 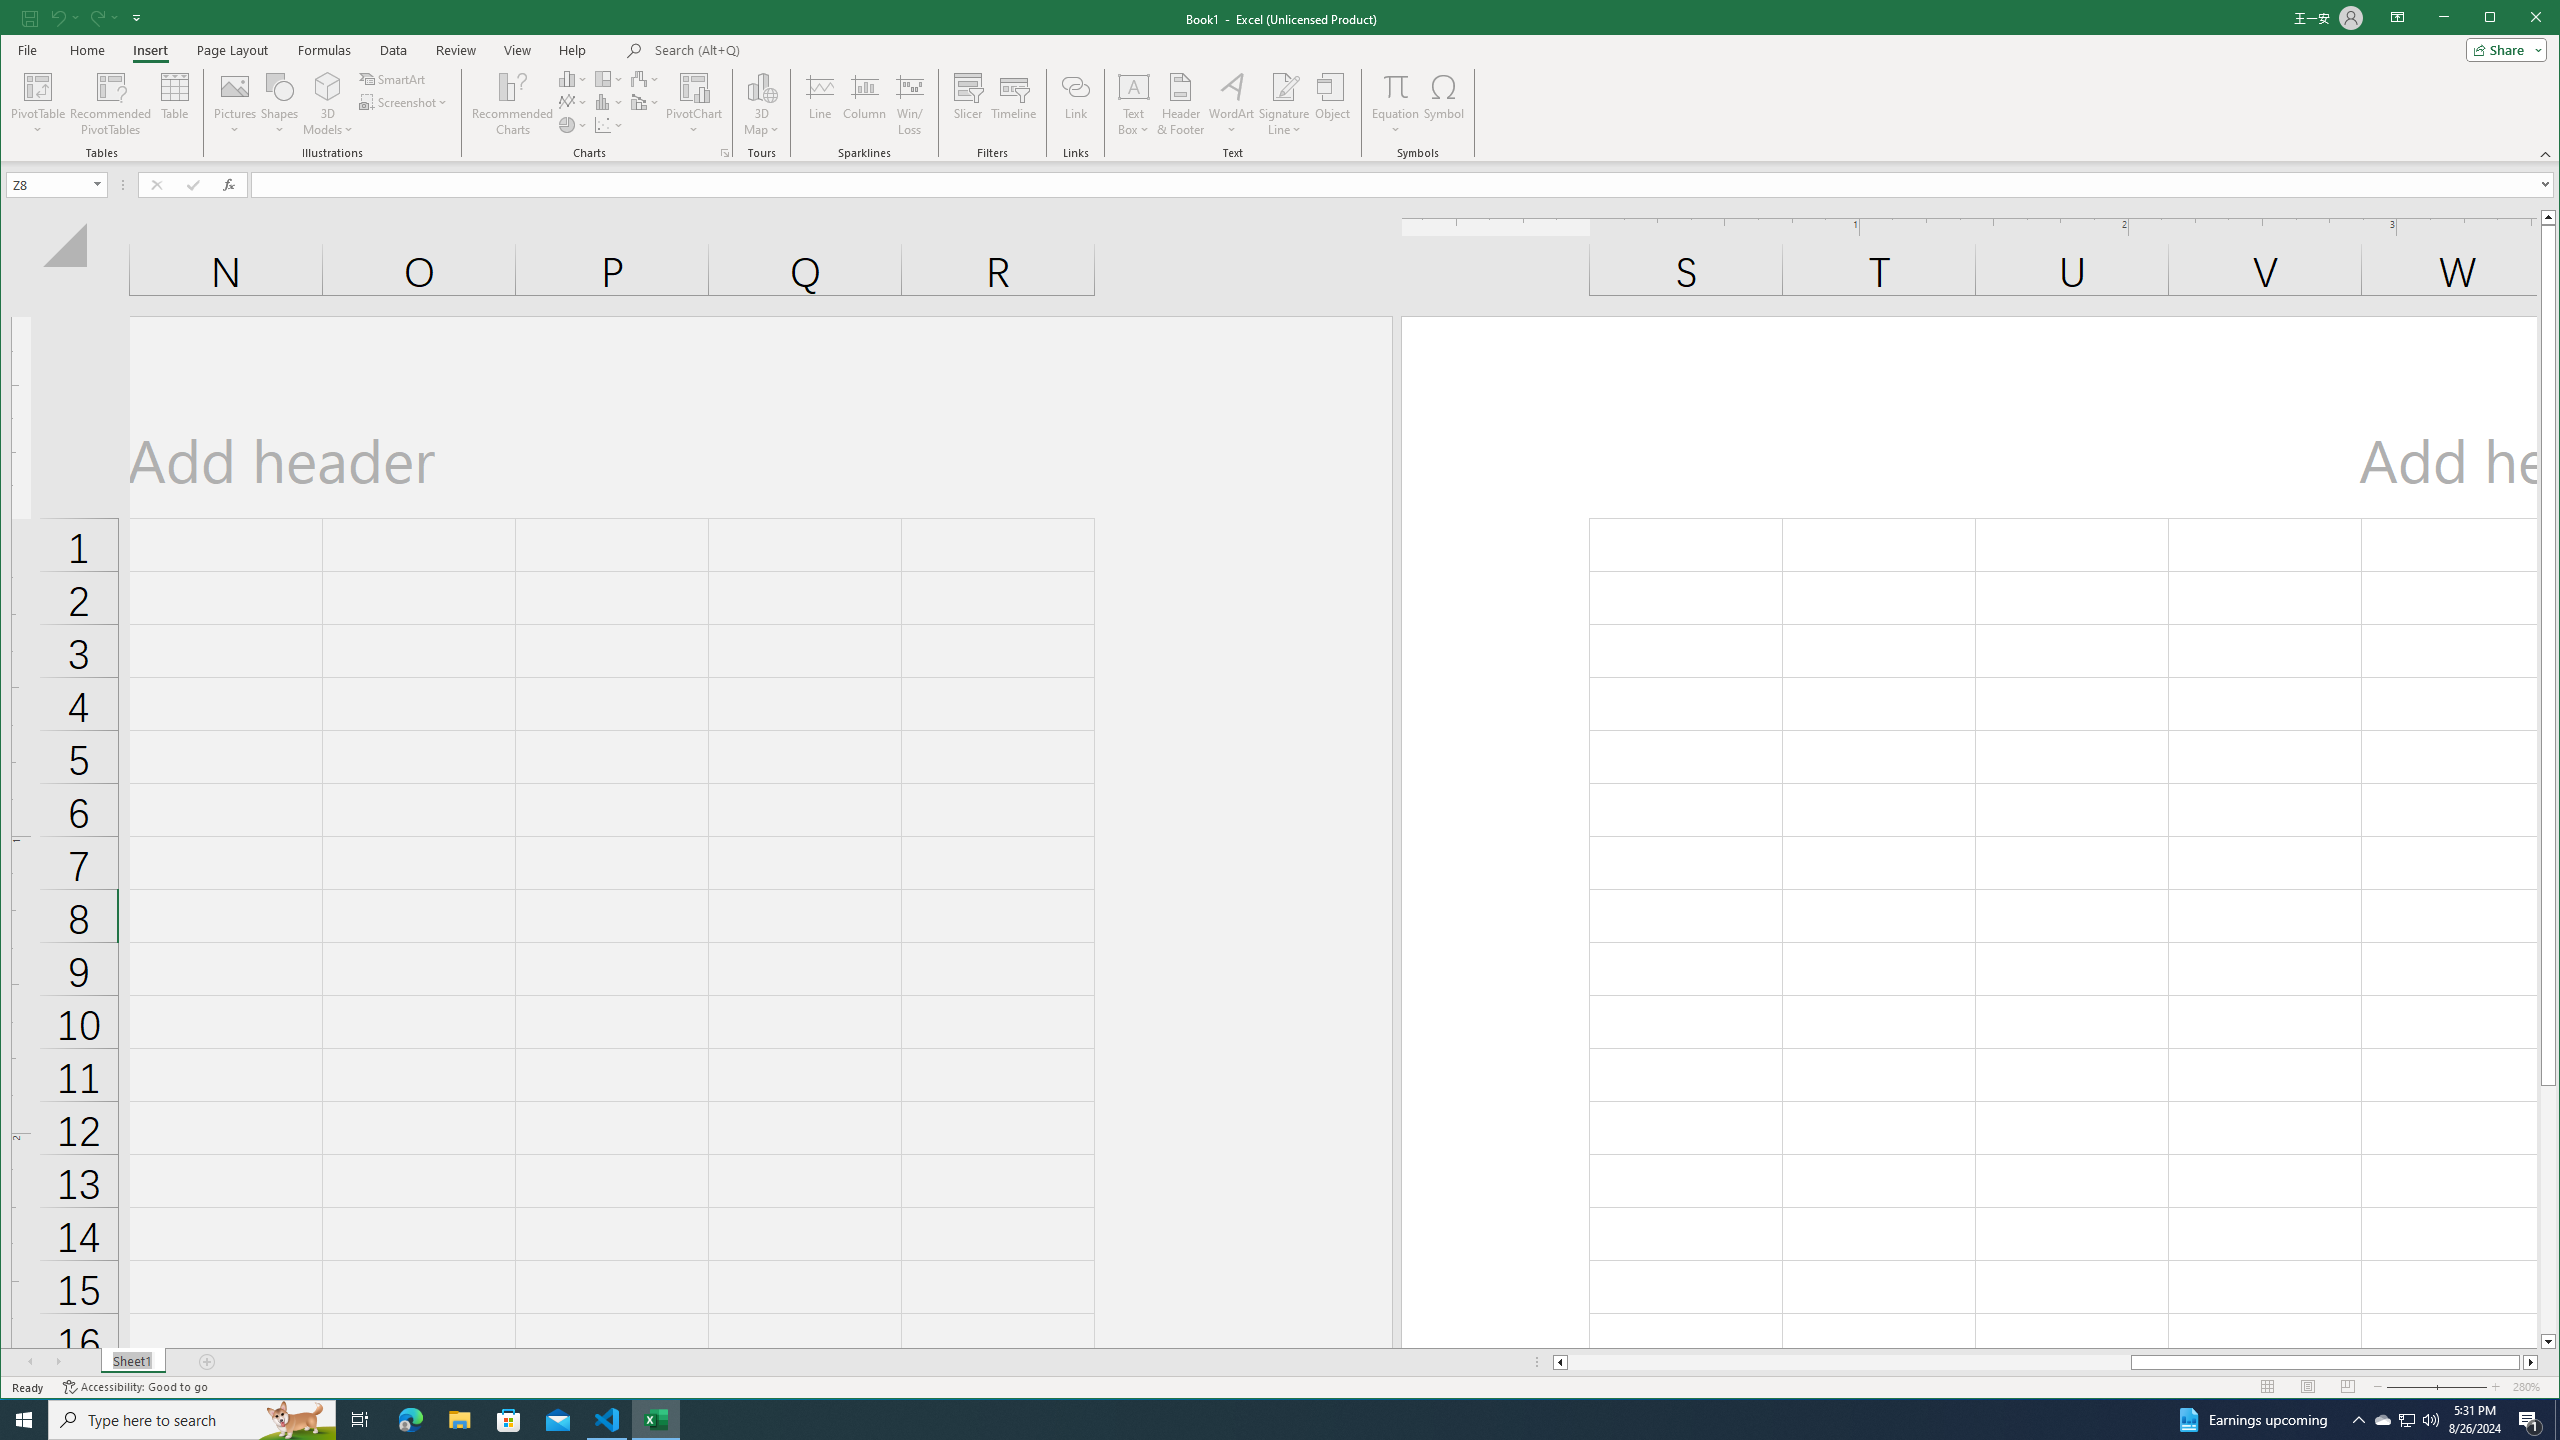 I want to click on 'Signature Line', so click(x=1283, y=103).